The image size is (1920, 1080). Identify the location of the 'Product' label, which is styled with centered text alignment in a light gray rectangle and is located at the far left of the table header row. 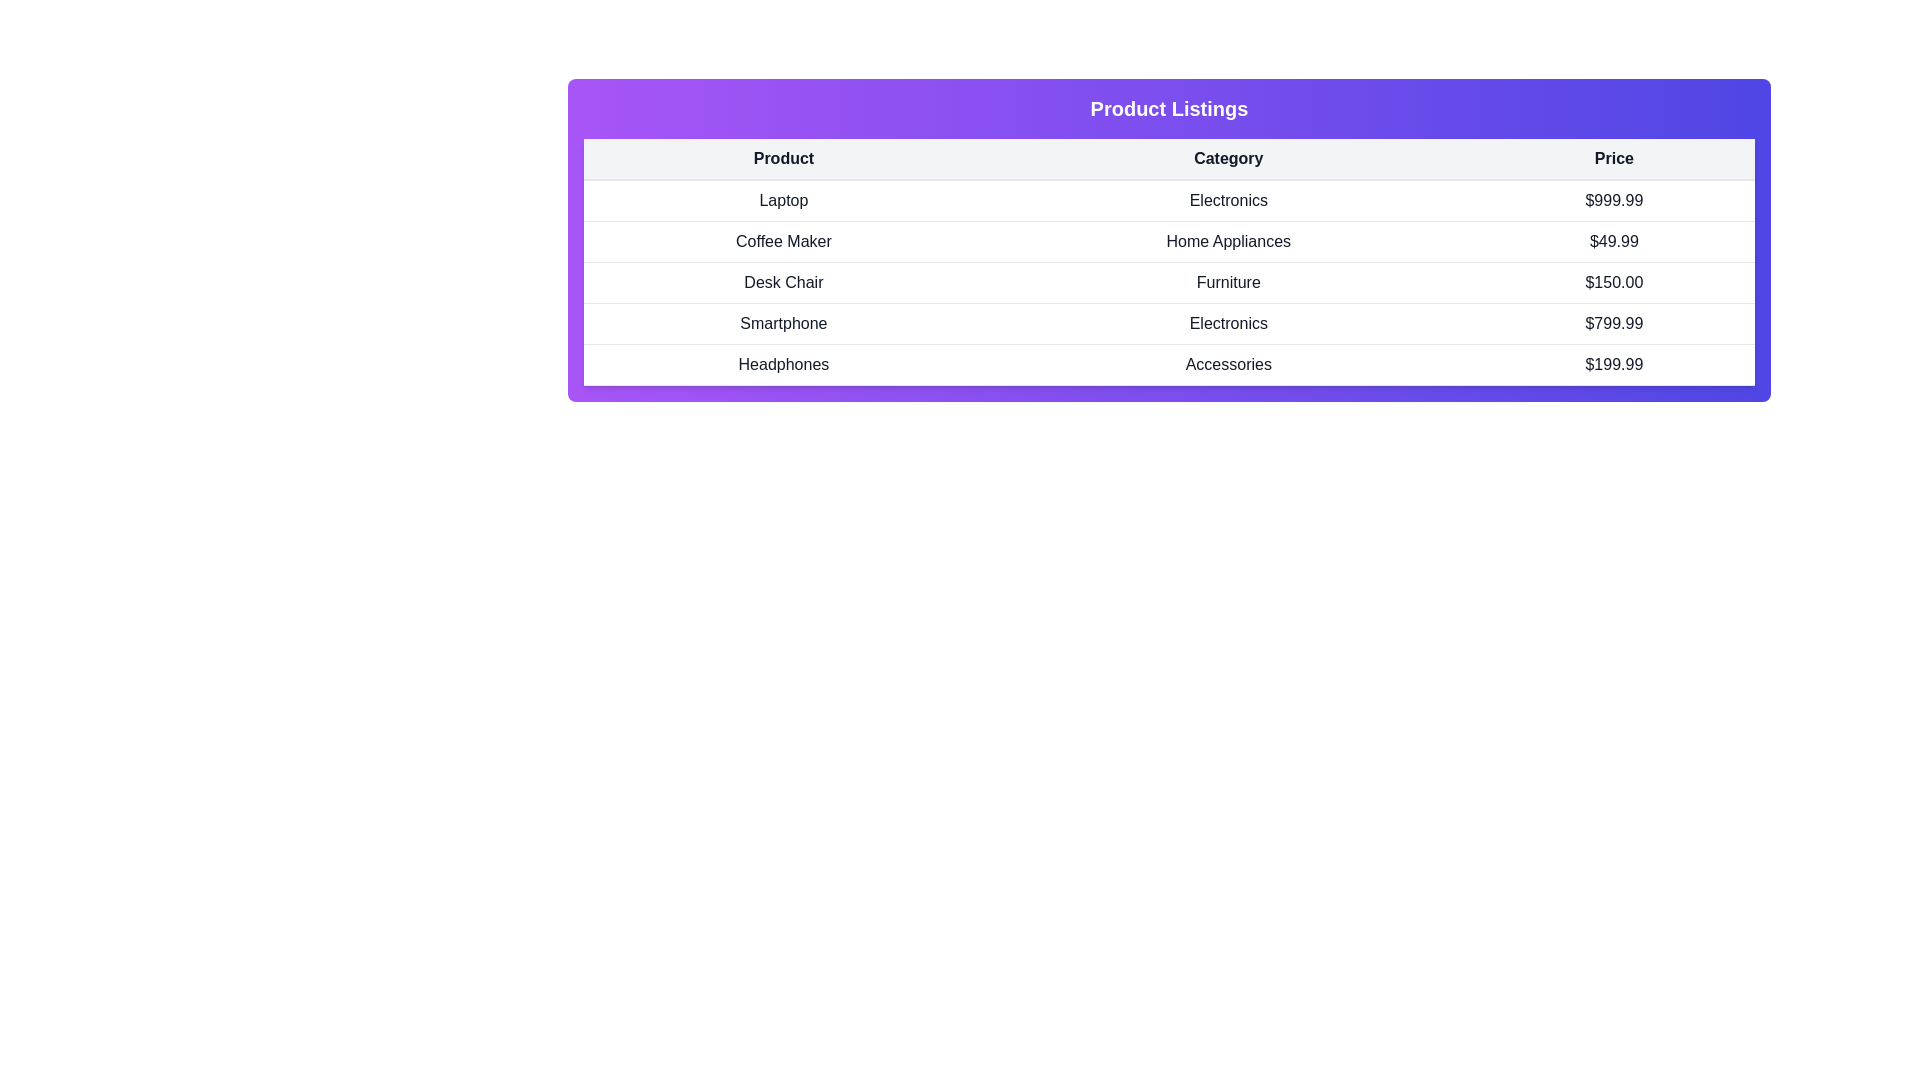
(782, 158).